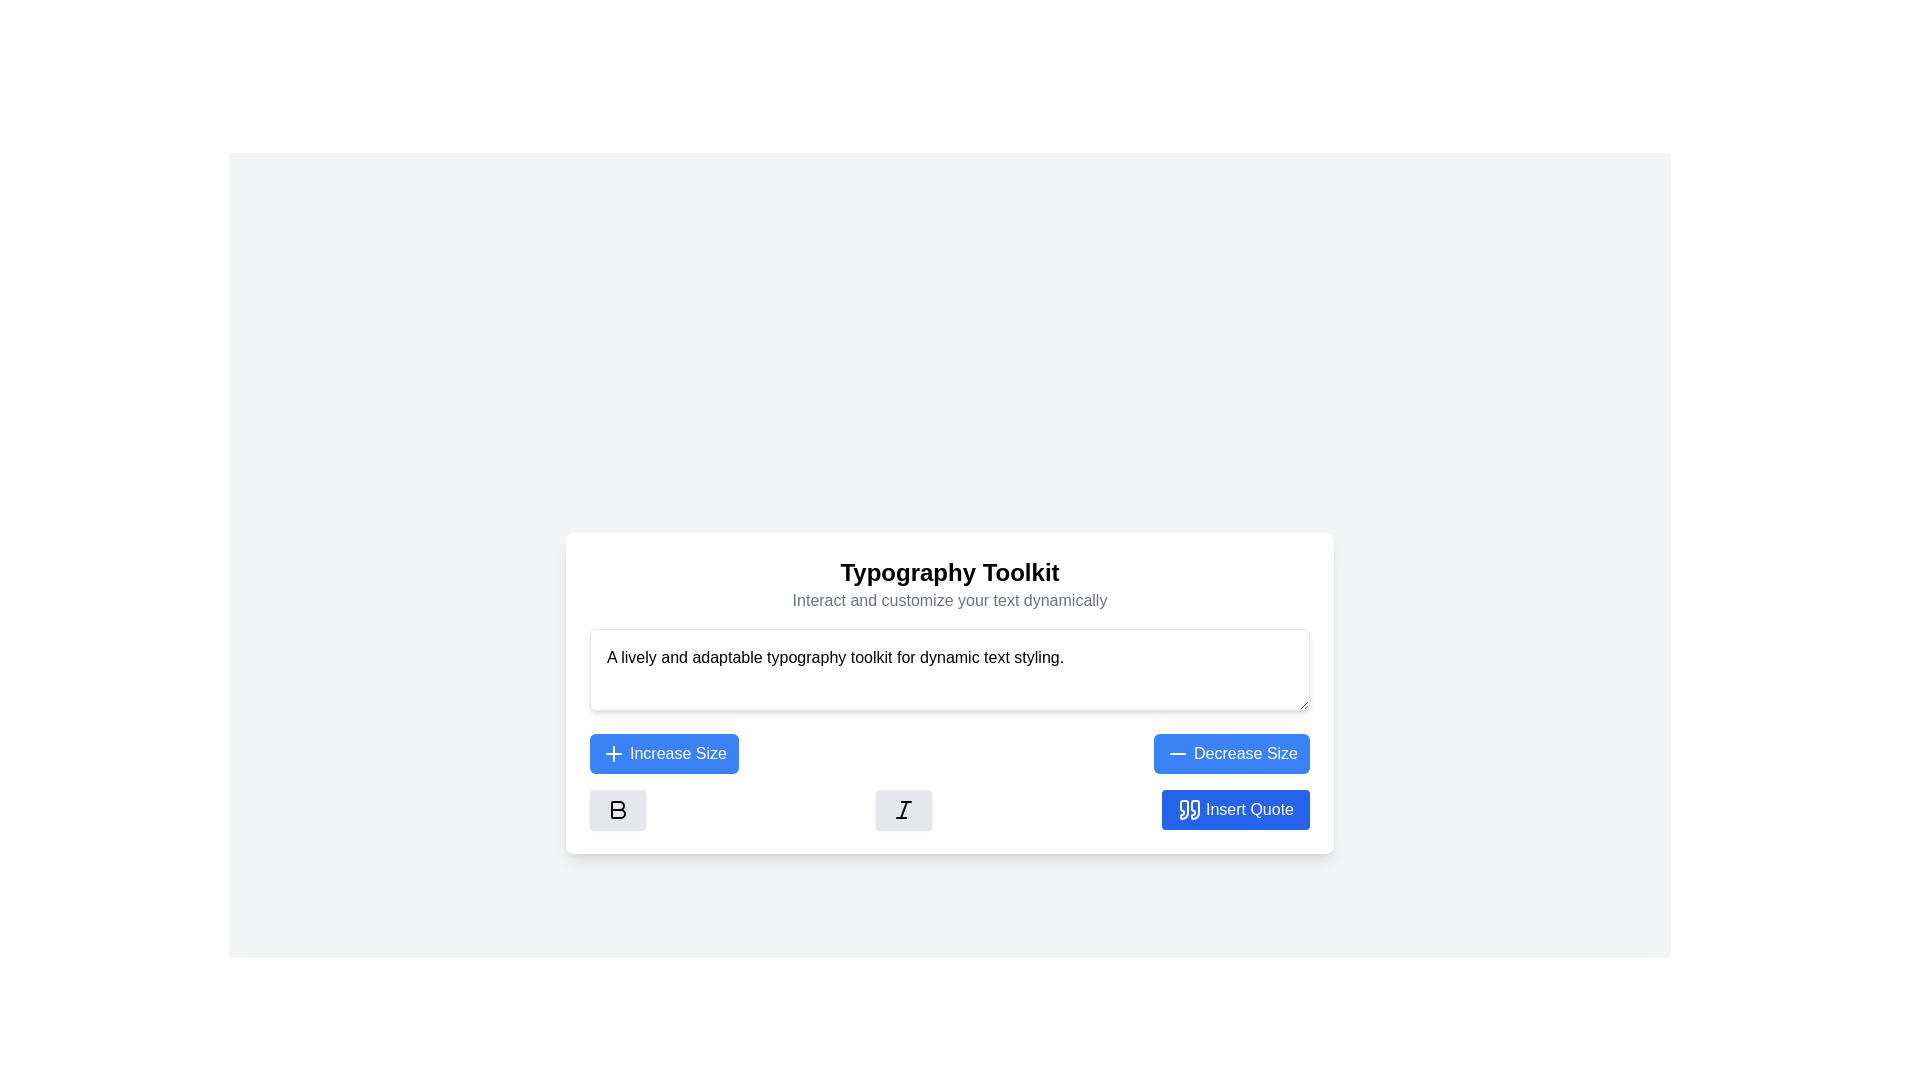  Describe the element at coordinates (613, 753) in the screenshot. I see `the blue icon with a plus-shaped design located within the 'Increase Size' button at the bottom-left section of the card interface` at that location.